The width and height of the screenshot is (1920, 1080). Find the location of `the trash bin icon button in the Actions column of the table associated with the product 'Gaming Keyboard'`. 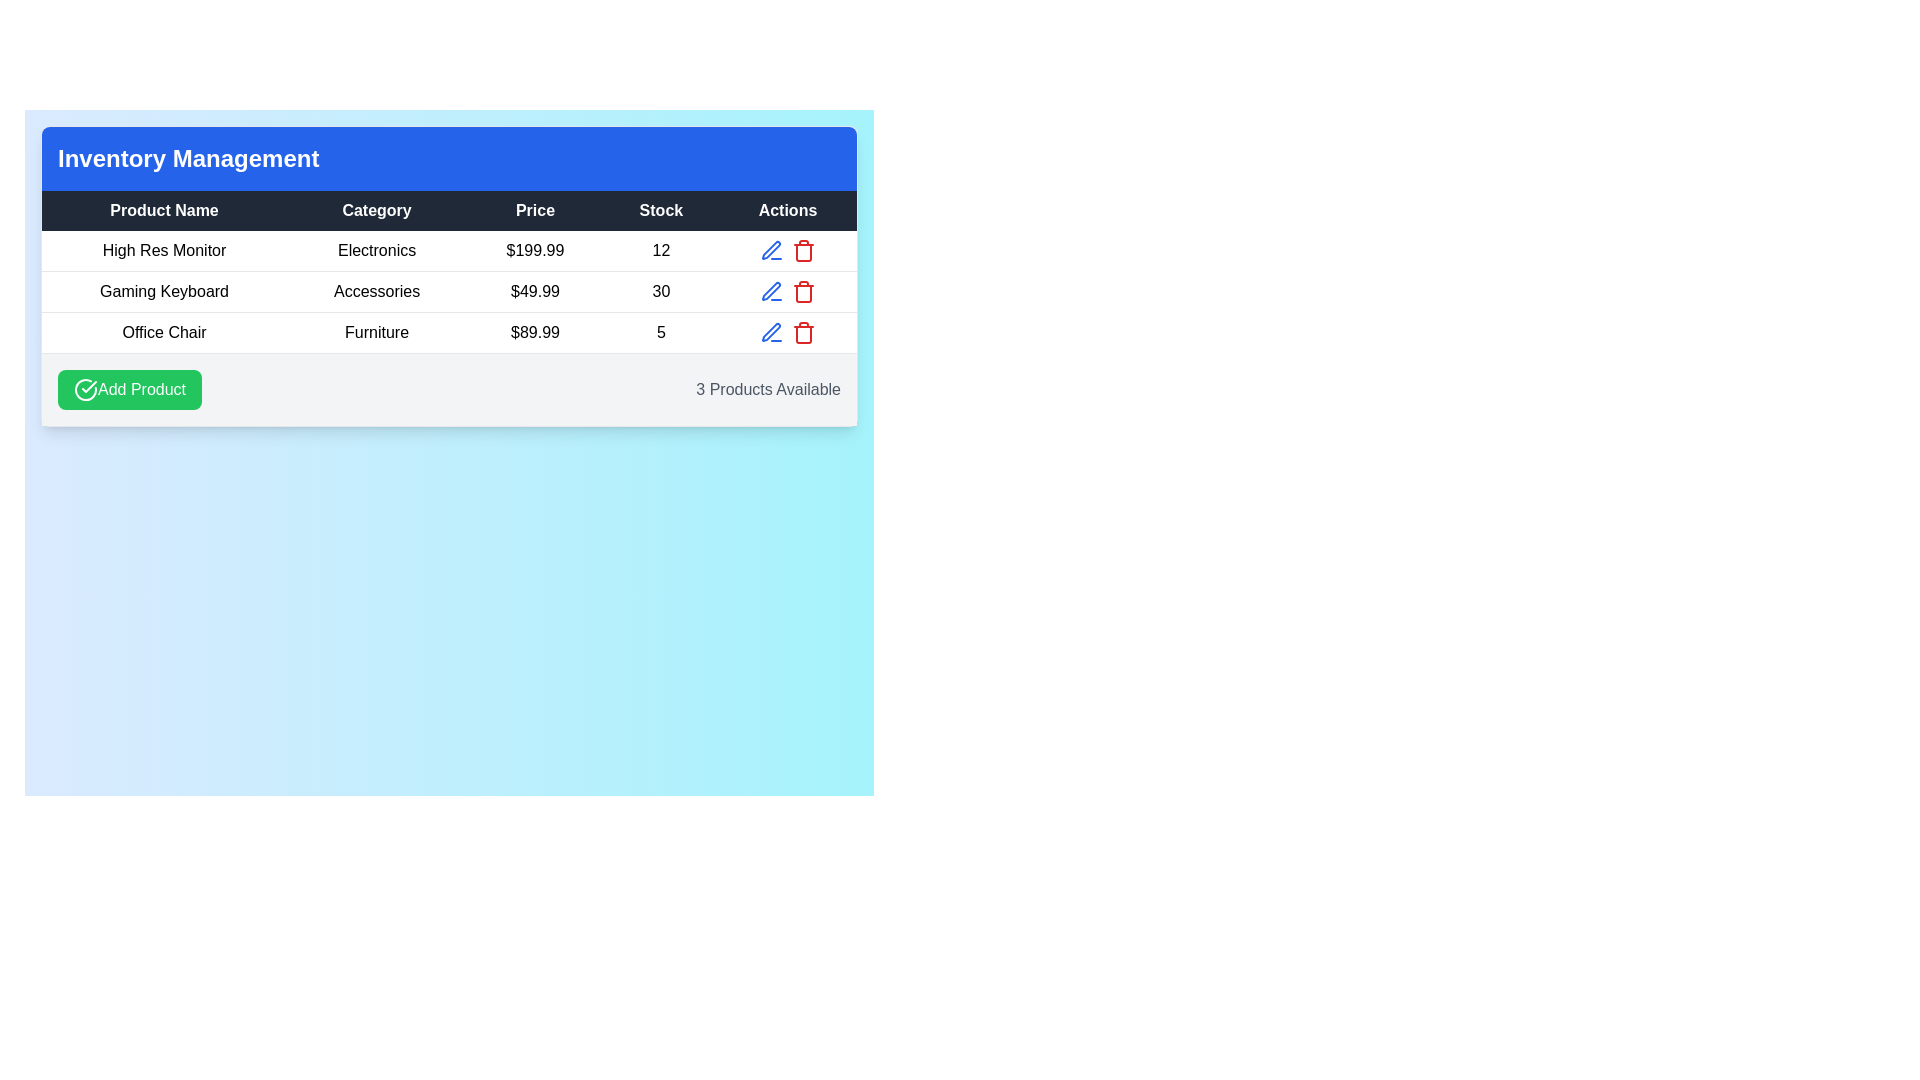

the trash bin icon button in the Actions column of the table associated with the product 'Gaming Keyboard' is located at coordinates (803, 292).